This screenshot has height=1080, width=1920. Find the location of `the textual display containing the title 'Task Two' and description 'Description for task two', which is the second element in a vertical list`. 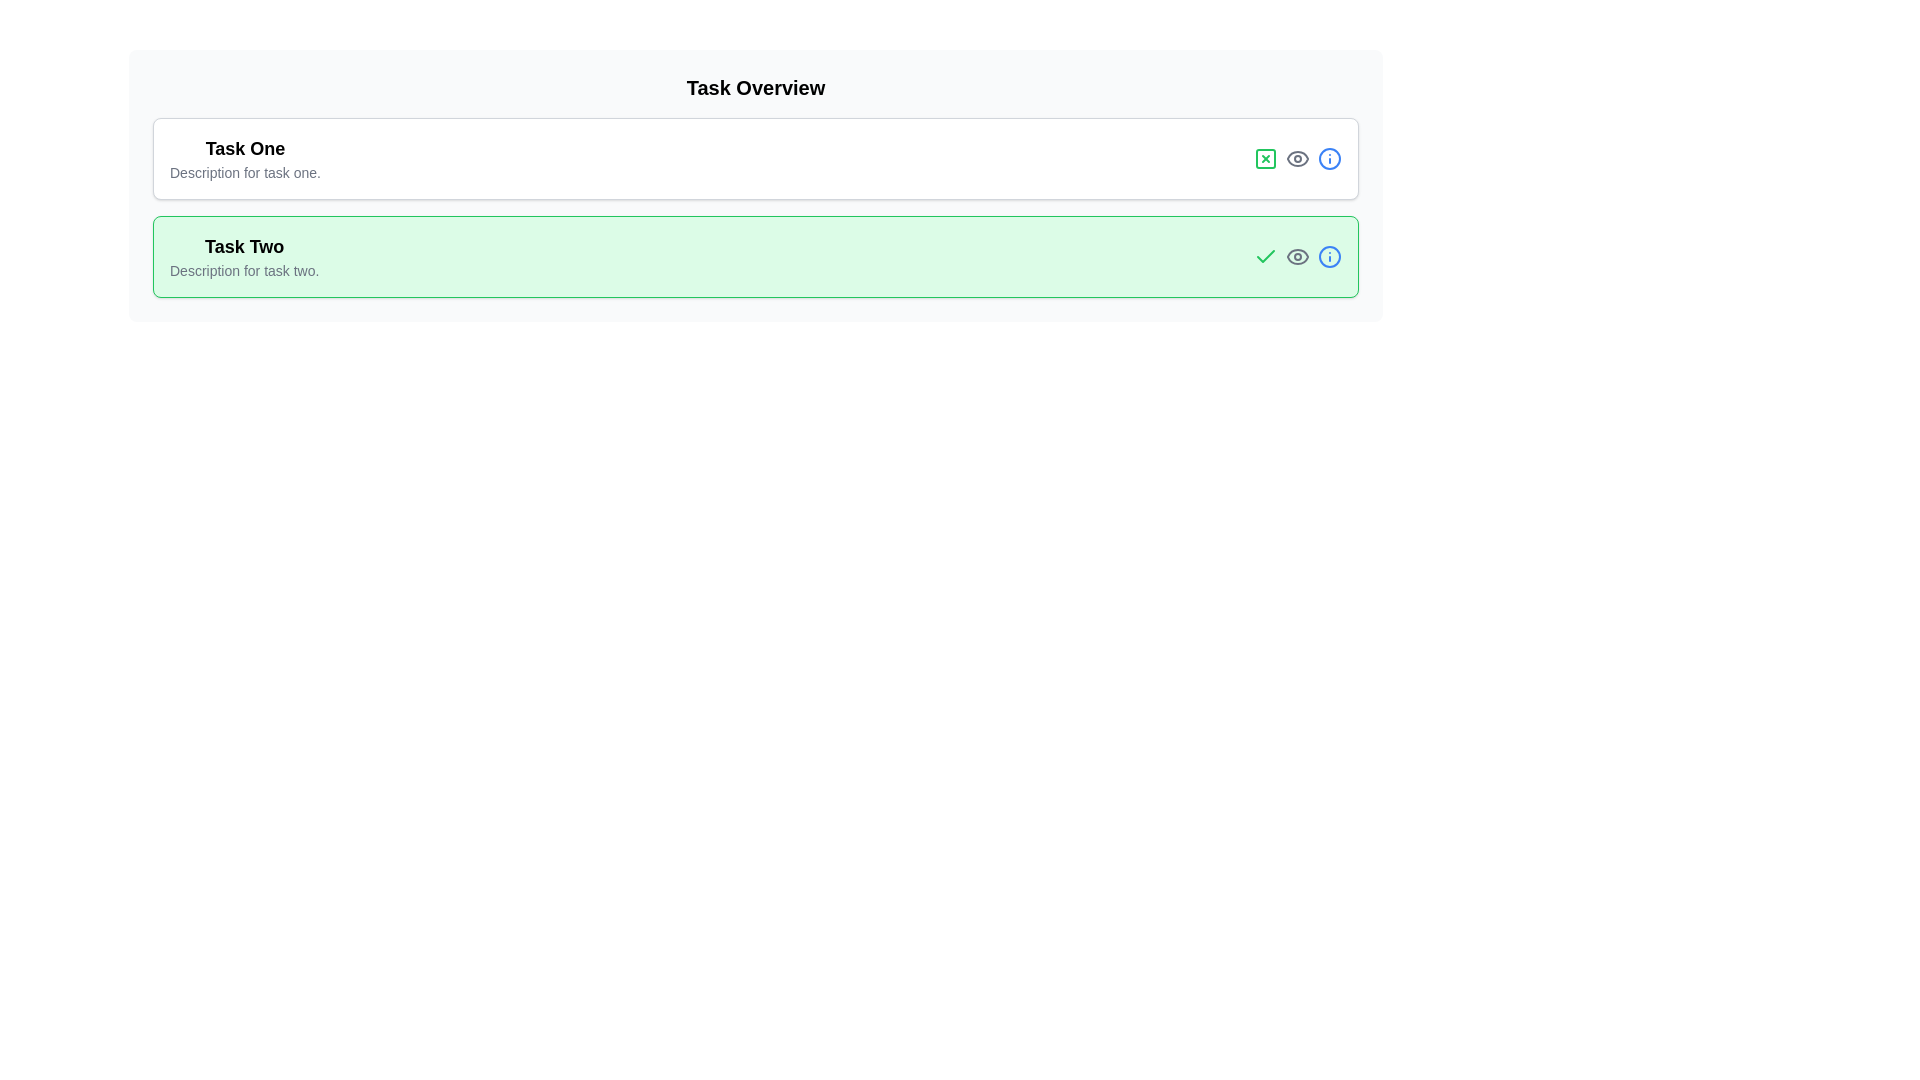

the textual display containing the title 'Task Two' and description 'Description for task two', which is the second element in a vertical list is located at coordinates (243, 256).